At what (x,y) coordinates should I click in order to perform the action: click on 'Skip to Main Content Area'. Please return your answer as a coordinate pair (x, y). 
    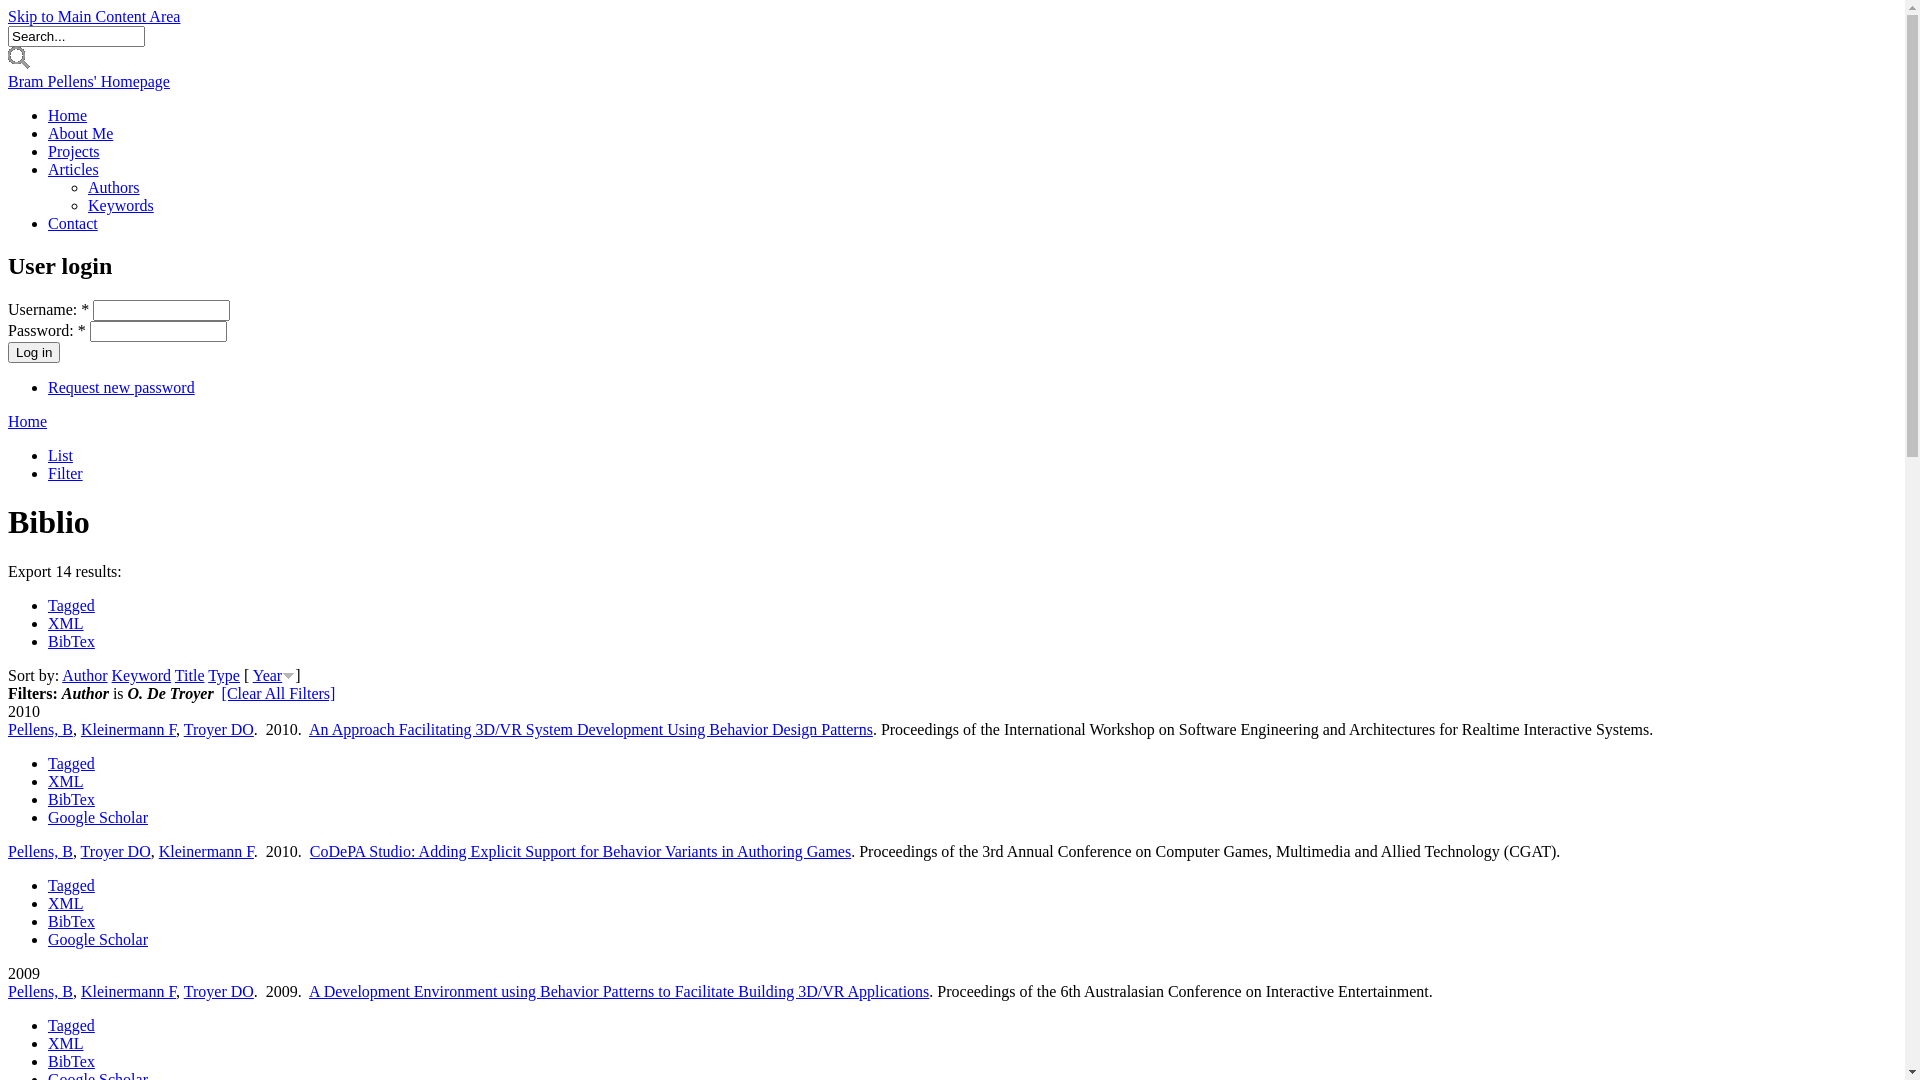
    Looking at the image, I should click on (93, 16).